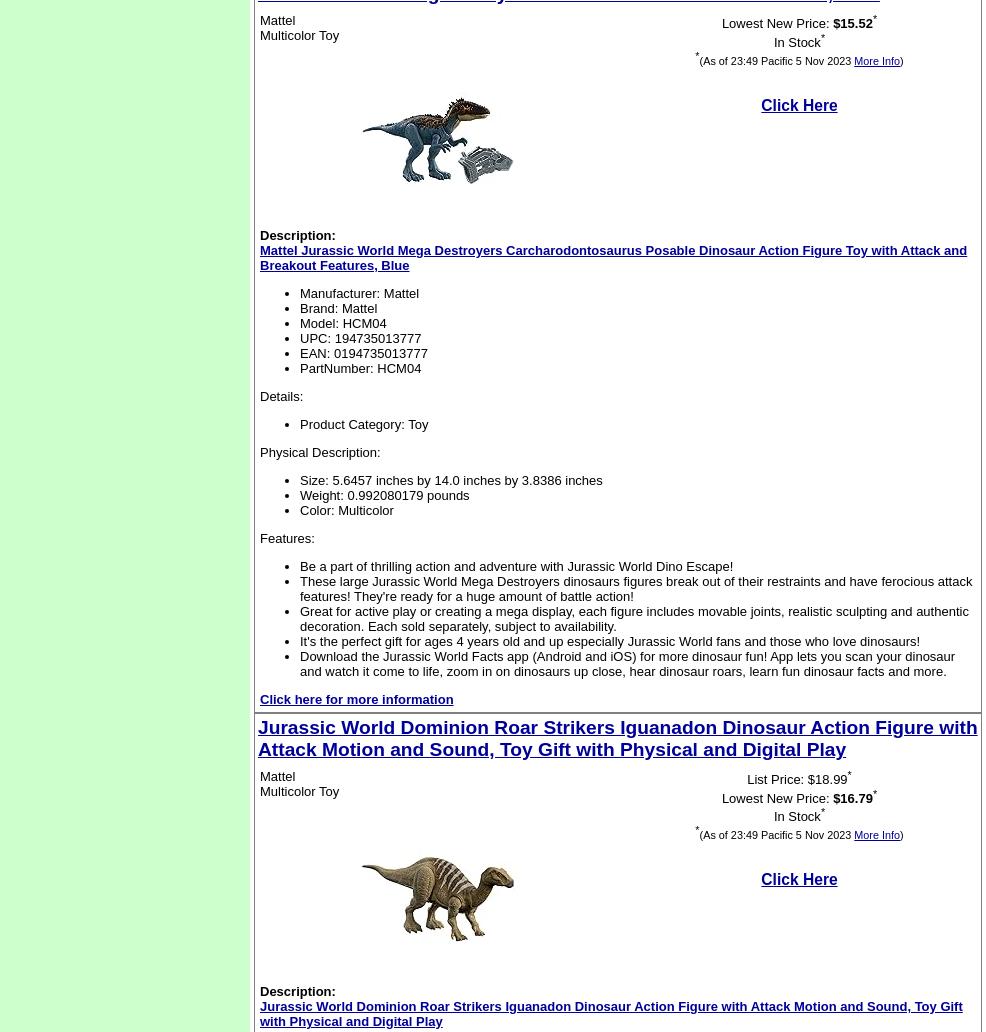  I want to click on 'Details:', so click(281, 395).